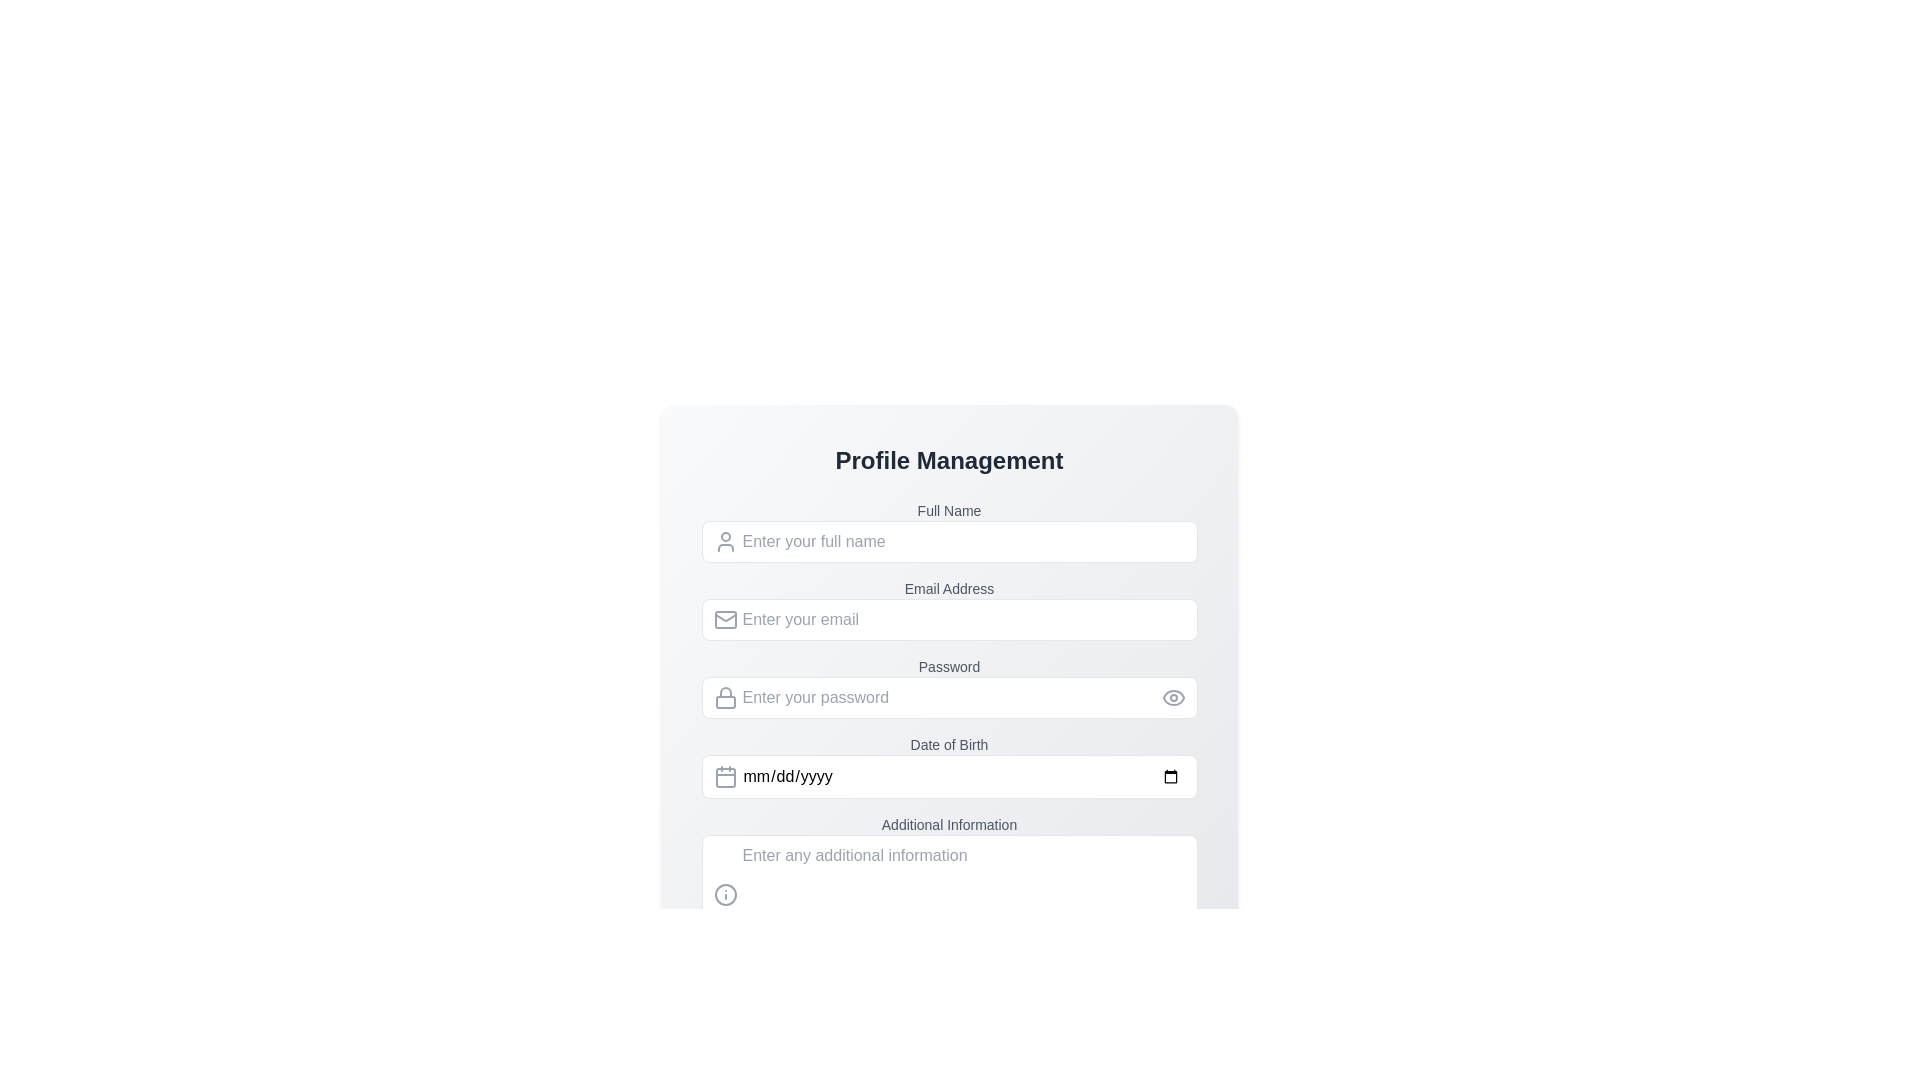 The width and height of the screenshot is (1920, 1080). I want to click on the 'Password' text label, which is a medium-sized gray font element located above the password input field, so click(948, 667).